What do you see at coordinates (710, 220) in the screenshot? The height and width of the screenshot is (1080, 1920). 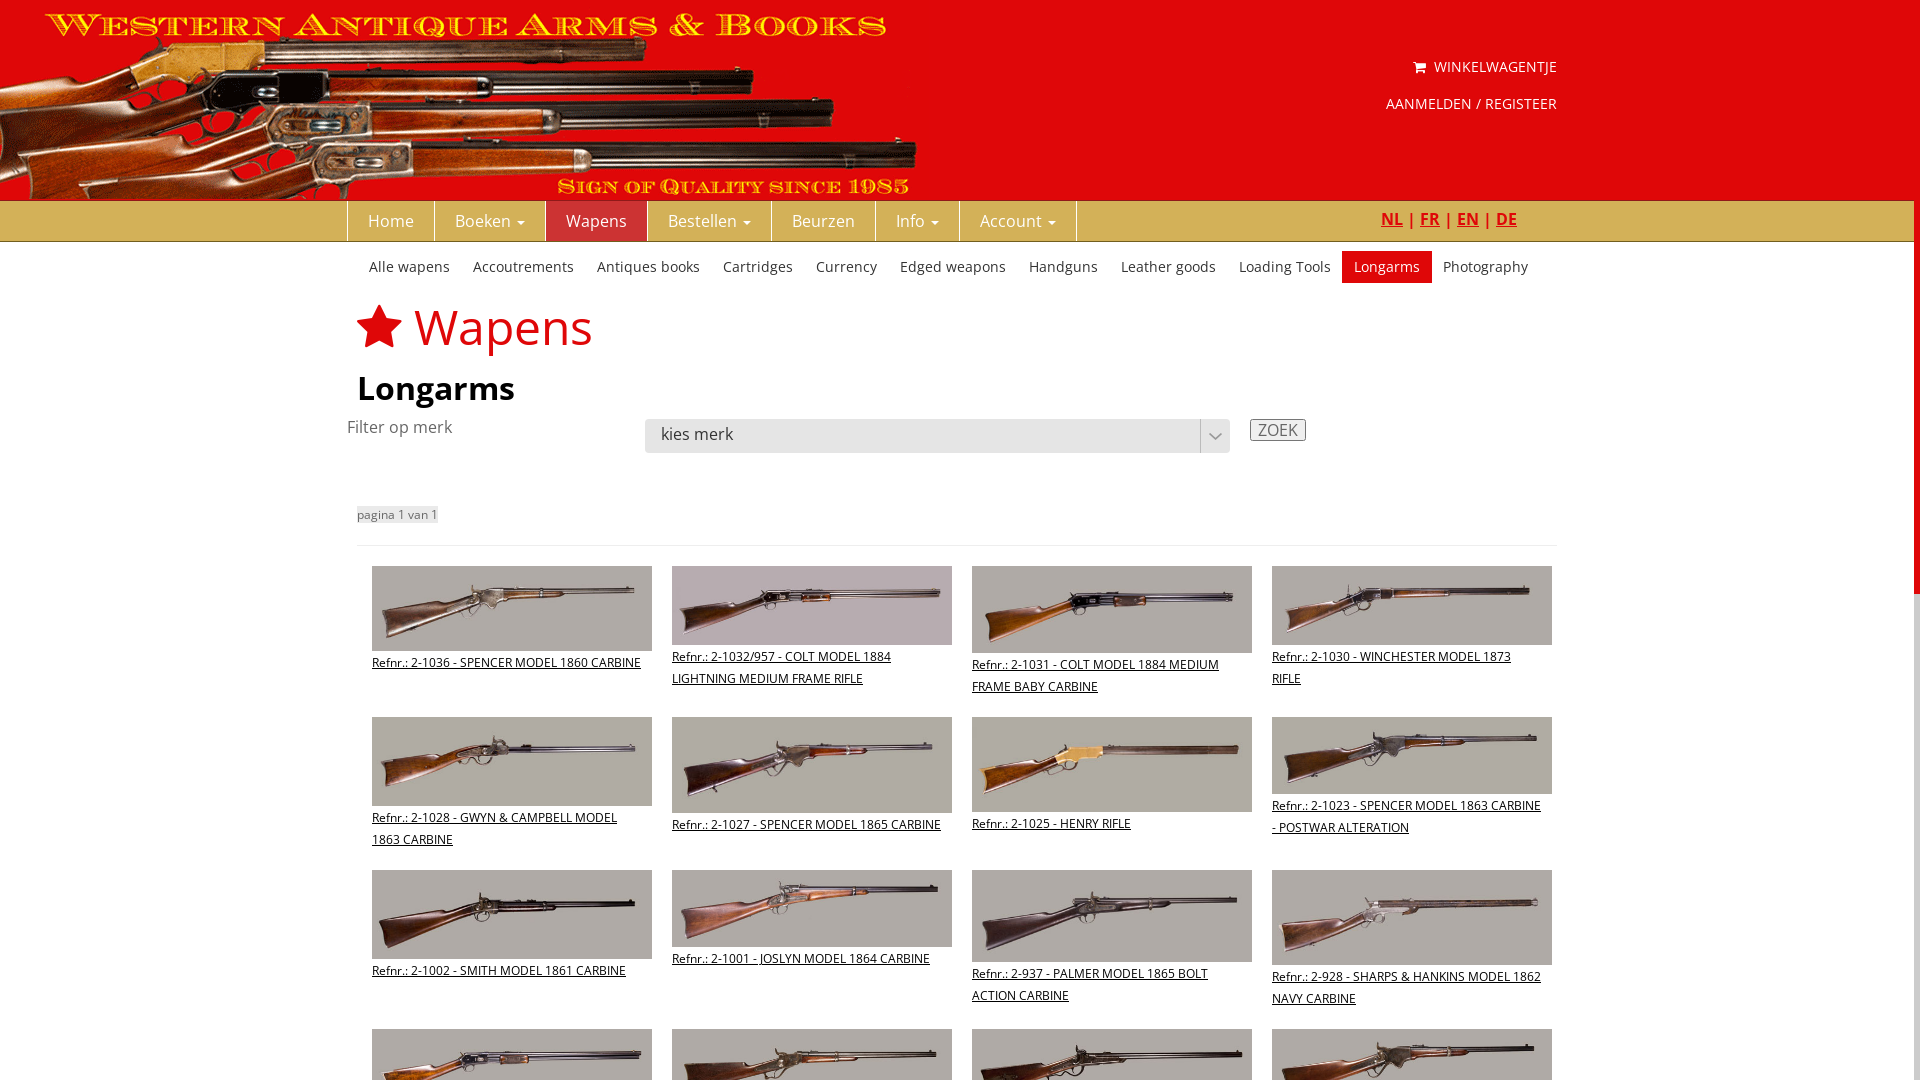 I see `'Bestellen'` at bounding box center [710, 220].